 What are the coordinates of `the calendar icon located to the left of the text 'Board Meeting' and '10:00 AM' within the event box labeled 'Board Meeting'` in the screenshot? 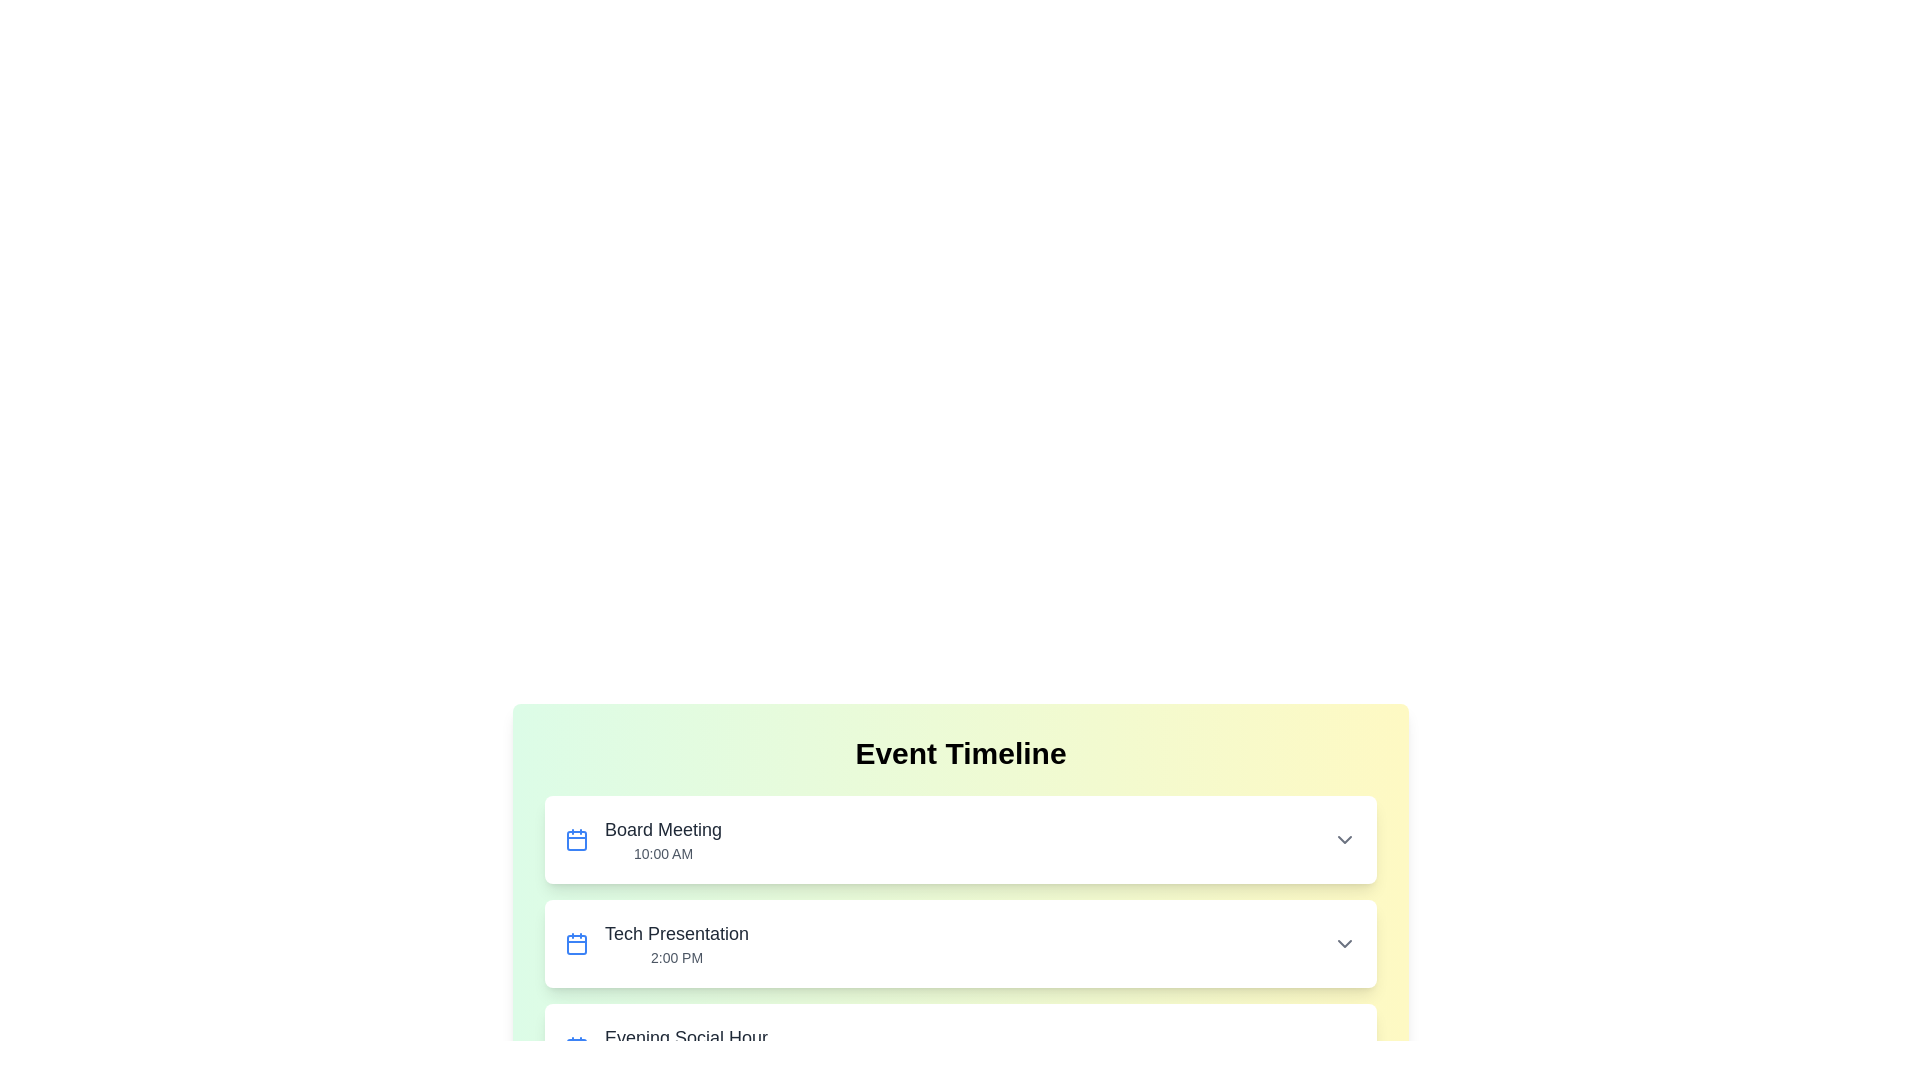 It's located at (575, 840).